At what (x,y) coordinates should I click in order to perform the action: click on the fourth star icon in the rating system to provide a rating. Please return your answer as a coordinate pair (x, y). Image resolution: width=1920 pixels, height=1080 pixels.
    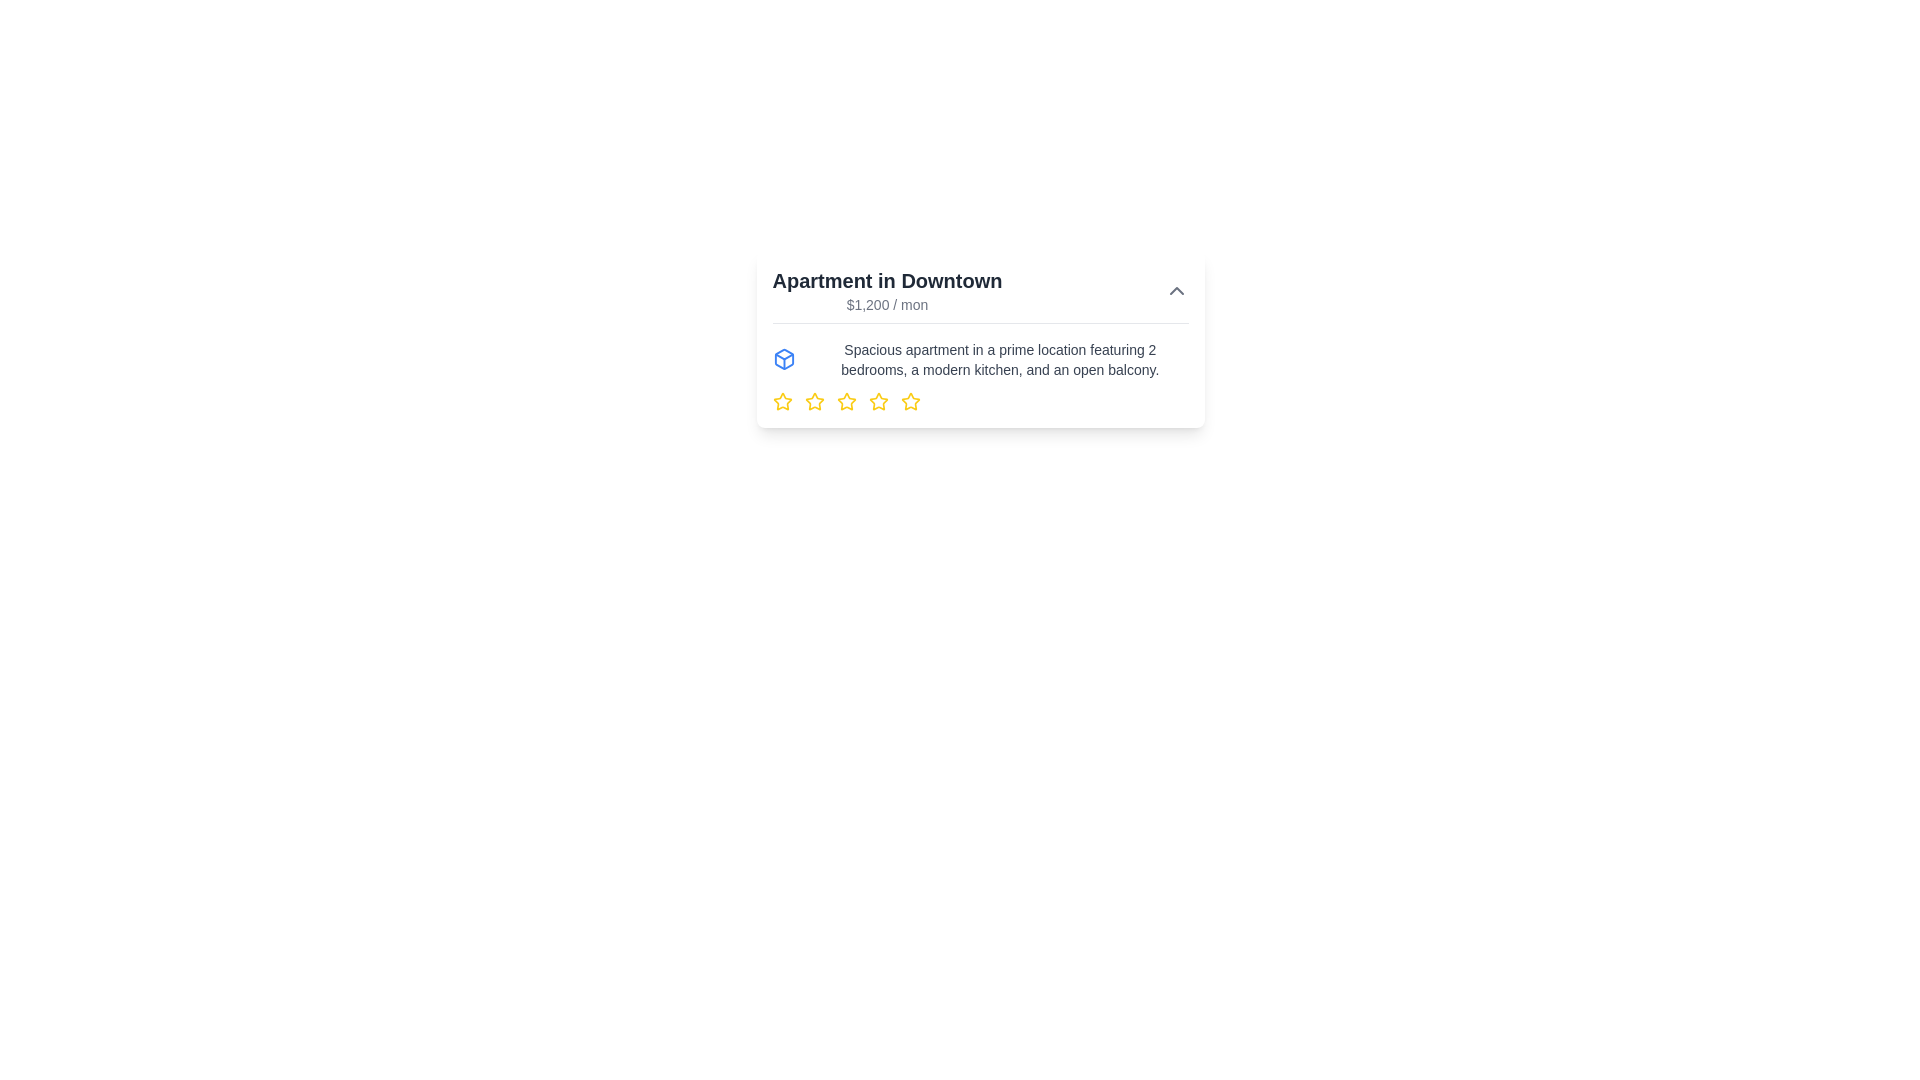
    Looking at the image, I should click on (878, 401).